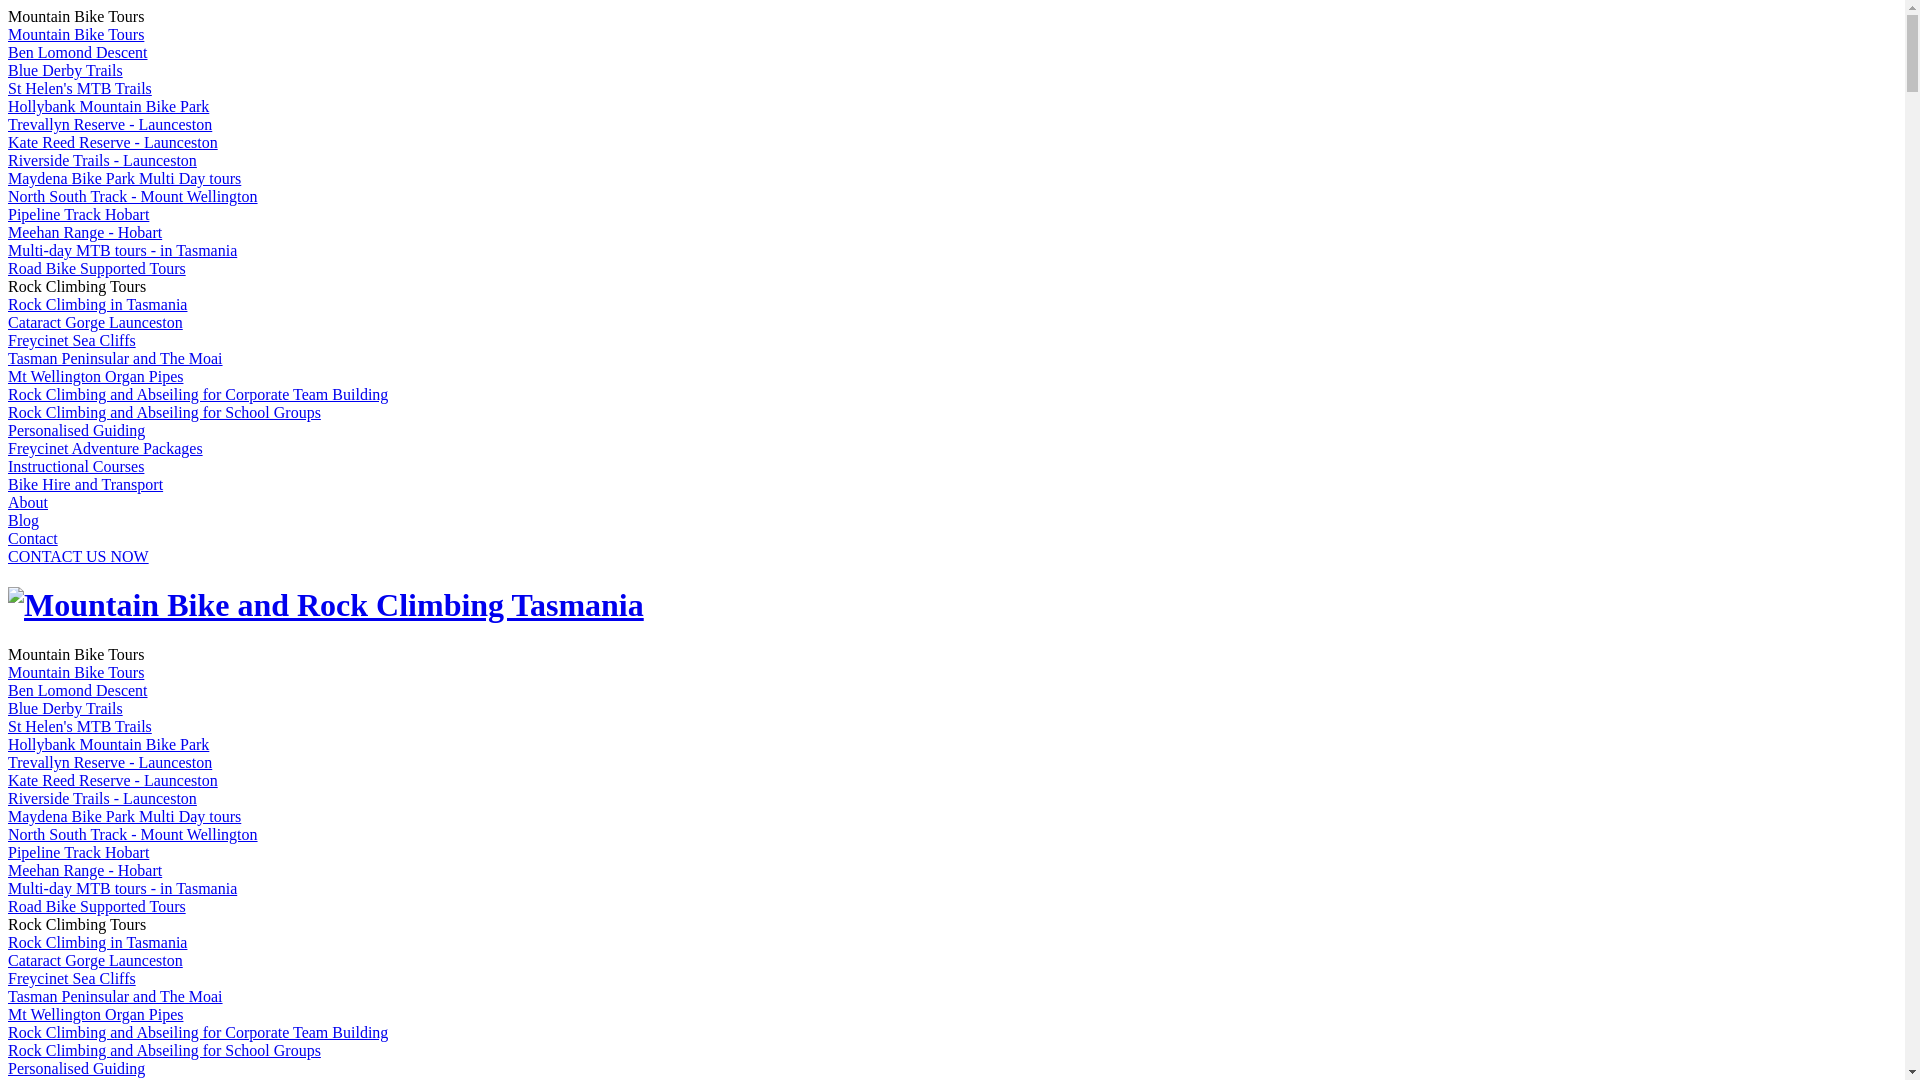  I want to click on 'Hollybank Mountain Bike Park', so click(107, 106).